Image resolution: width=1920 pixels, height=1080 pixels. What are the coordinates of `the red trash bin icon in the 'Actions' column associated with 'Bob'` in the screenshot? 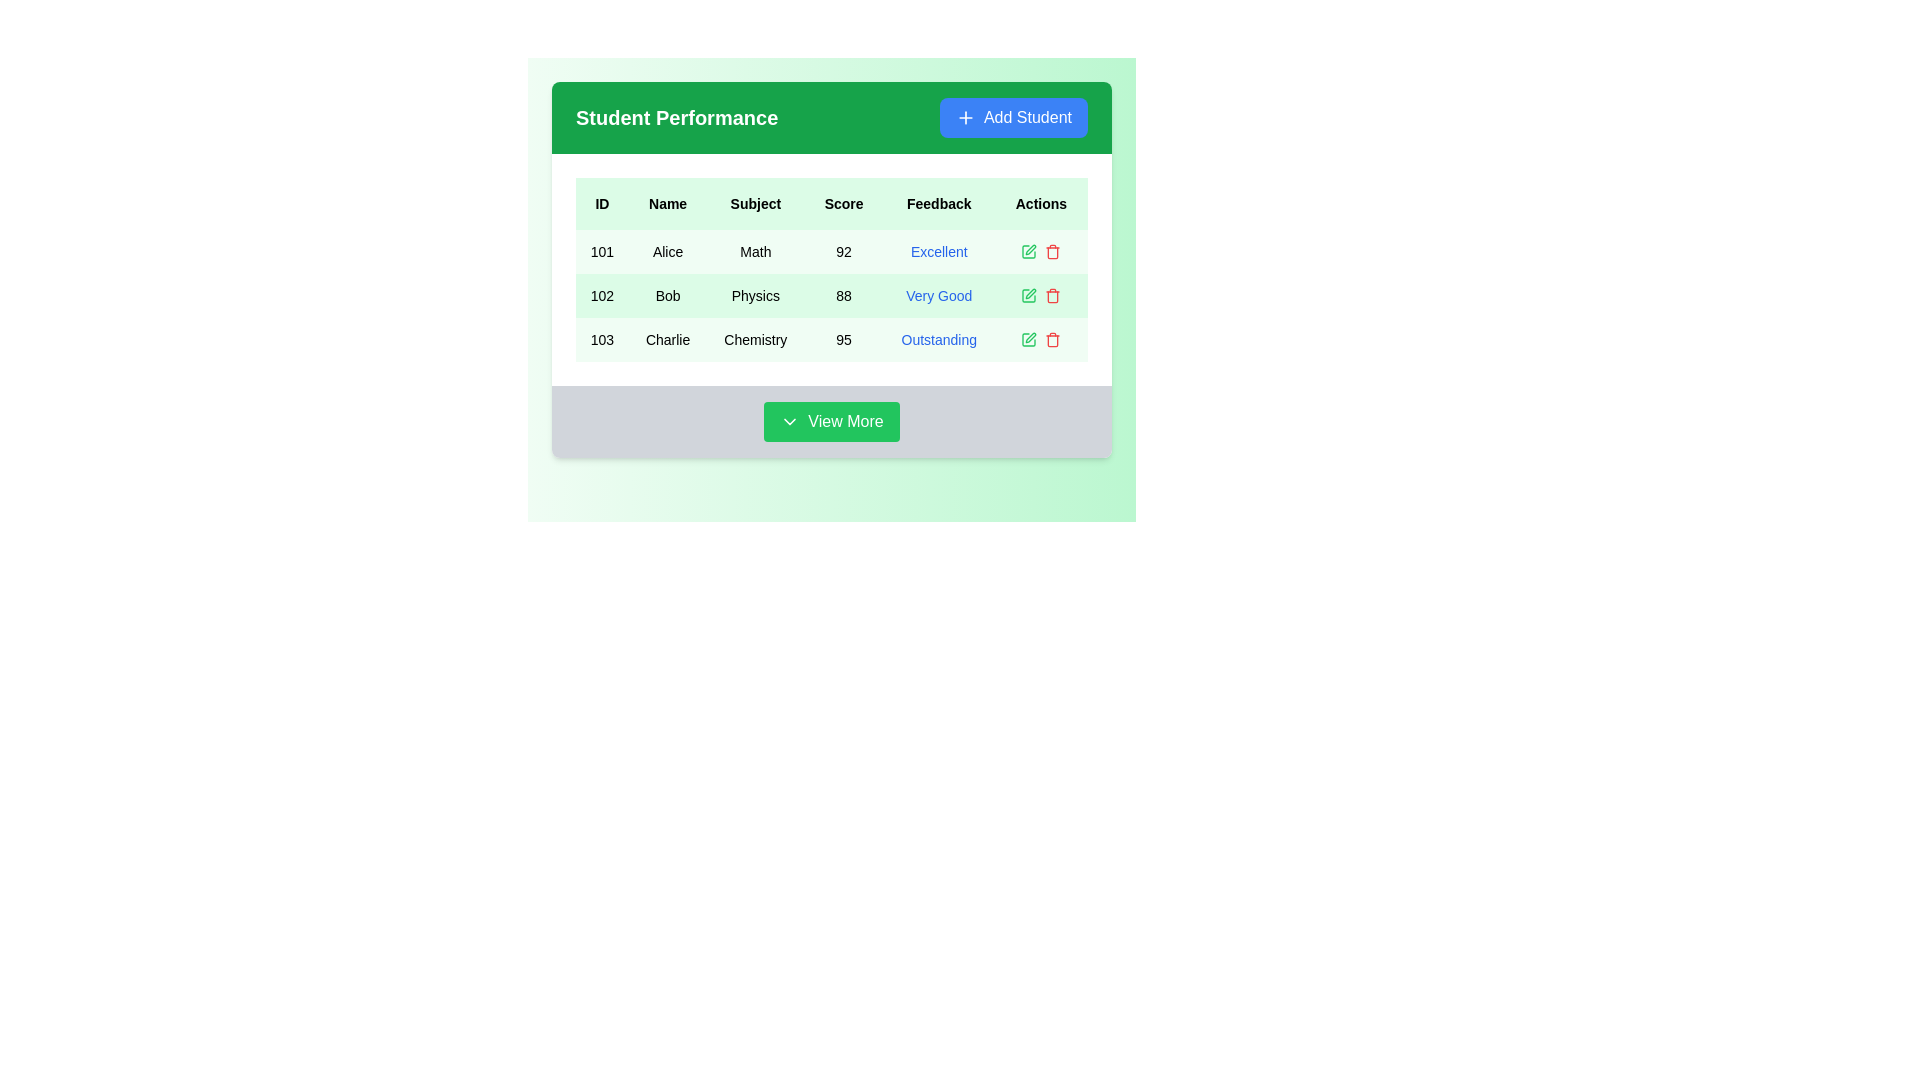 It's located at (1052, 296).